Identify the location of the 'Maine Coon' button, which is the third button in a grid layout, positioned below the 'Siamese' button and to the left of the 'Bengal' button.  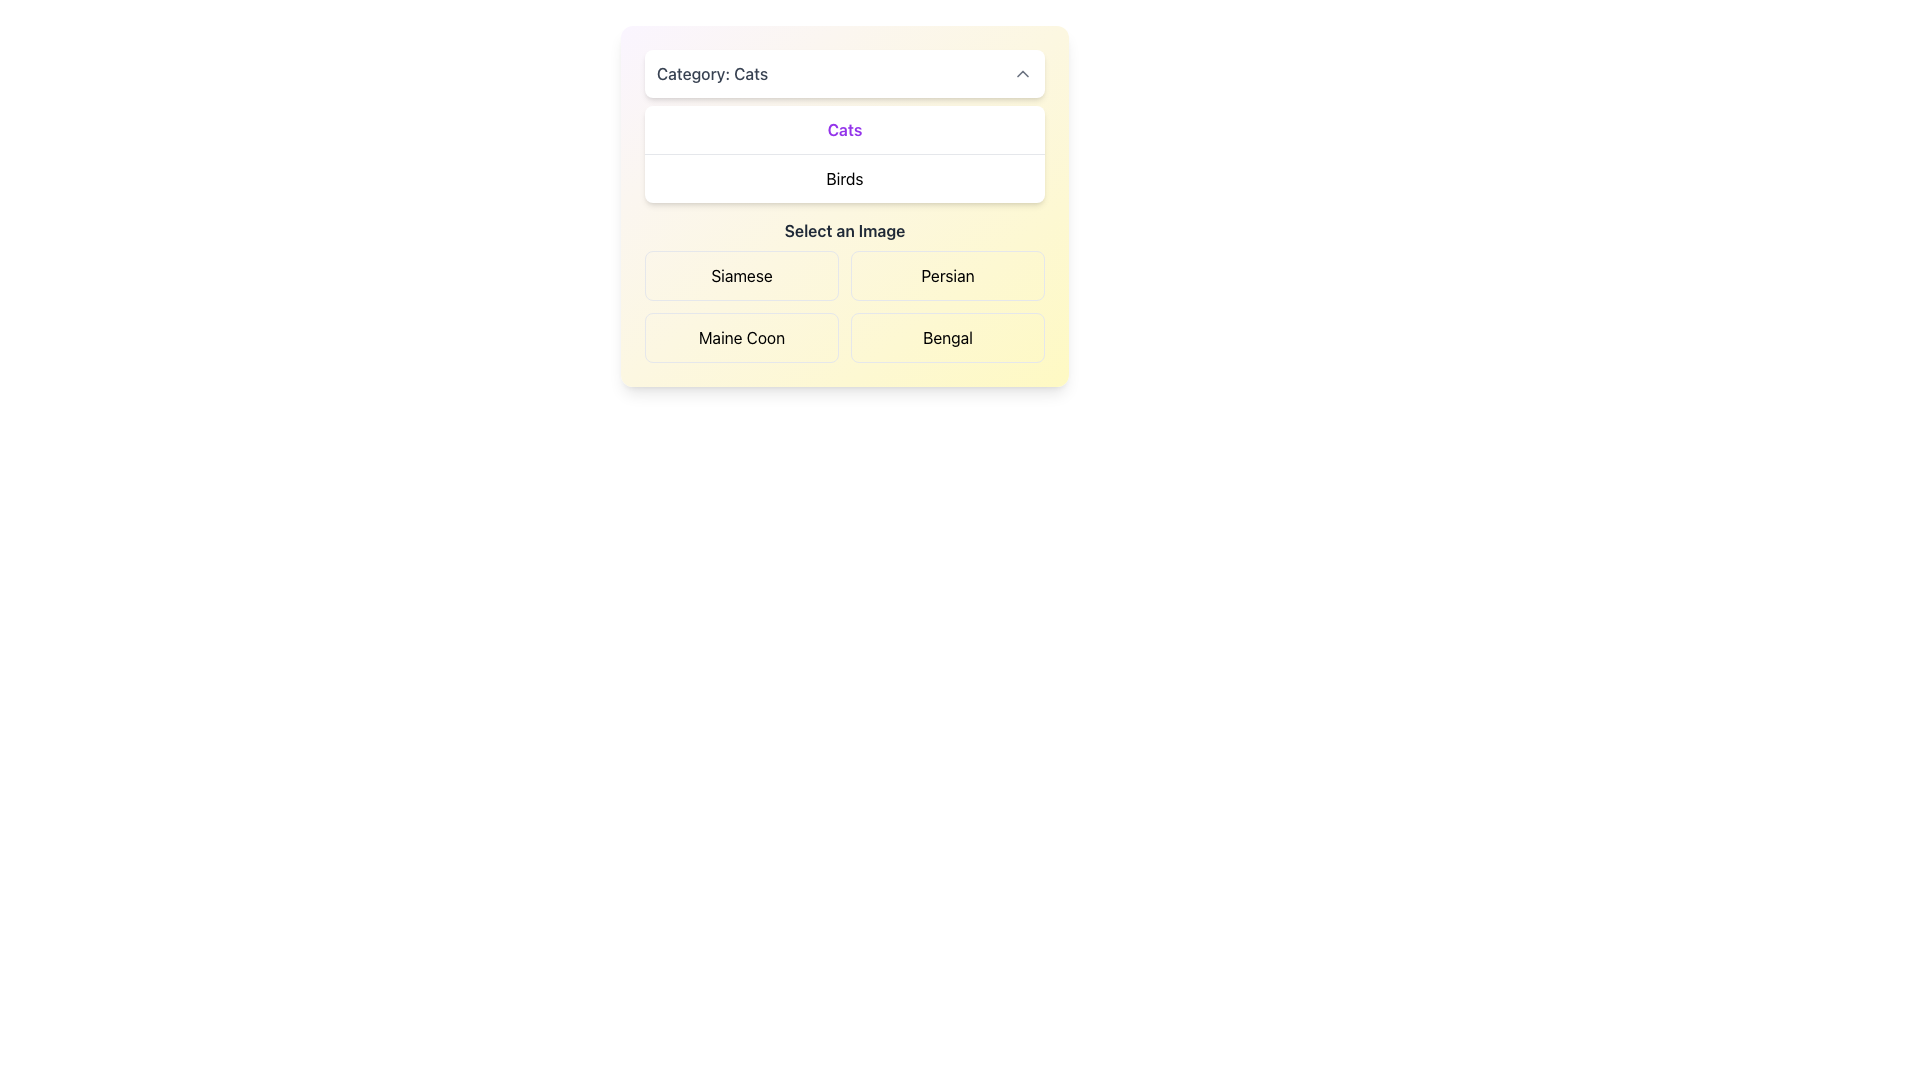
(741, 337).